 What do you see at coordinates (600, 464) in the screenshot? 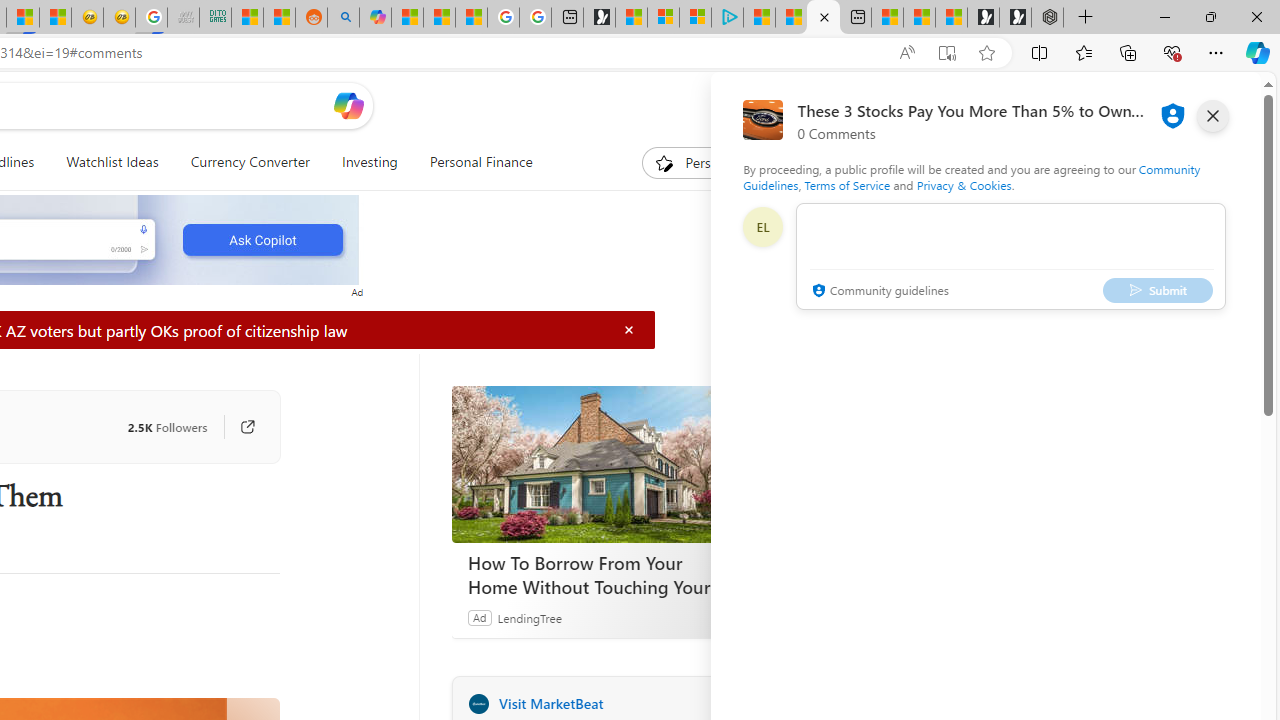
I see `'How To Borrow From Your Home Without Touching Your Mortgage'` at bounding box center [600, 464].